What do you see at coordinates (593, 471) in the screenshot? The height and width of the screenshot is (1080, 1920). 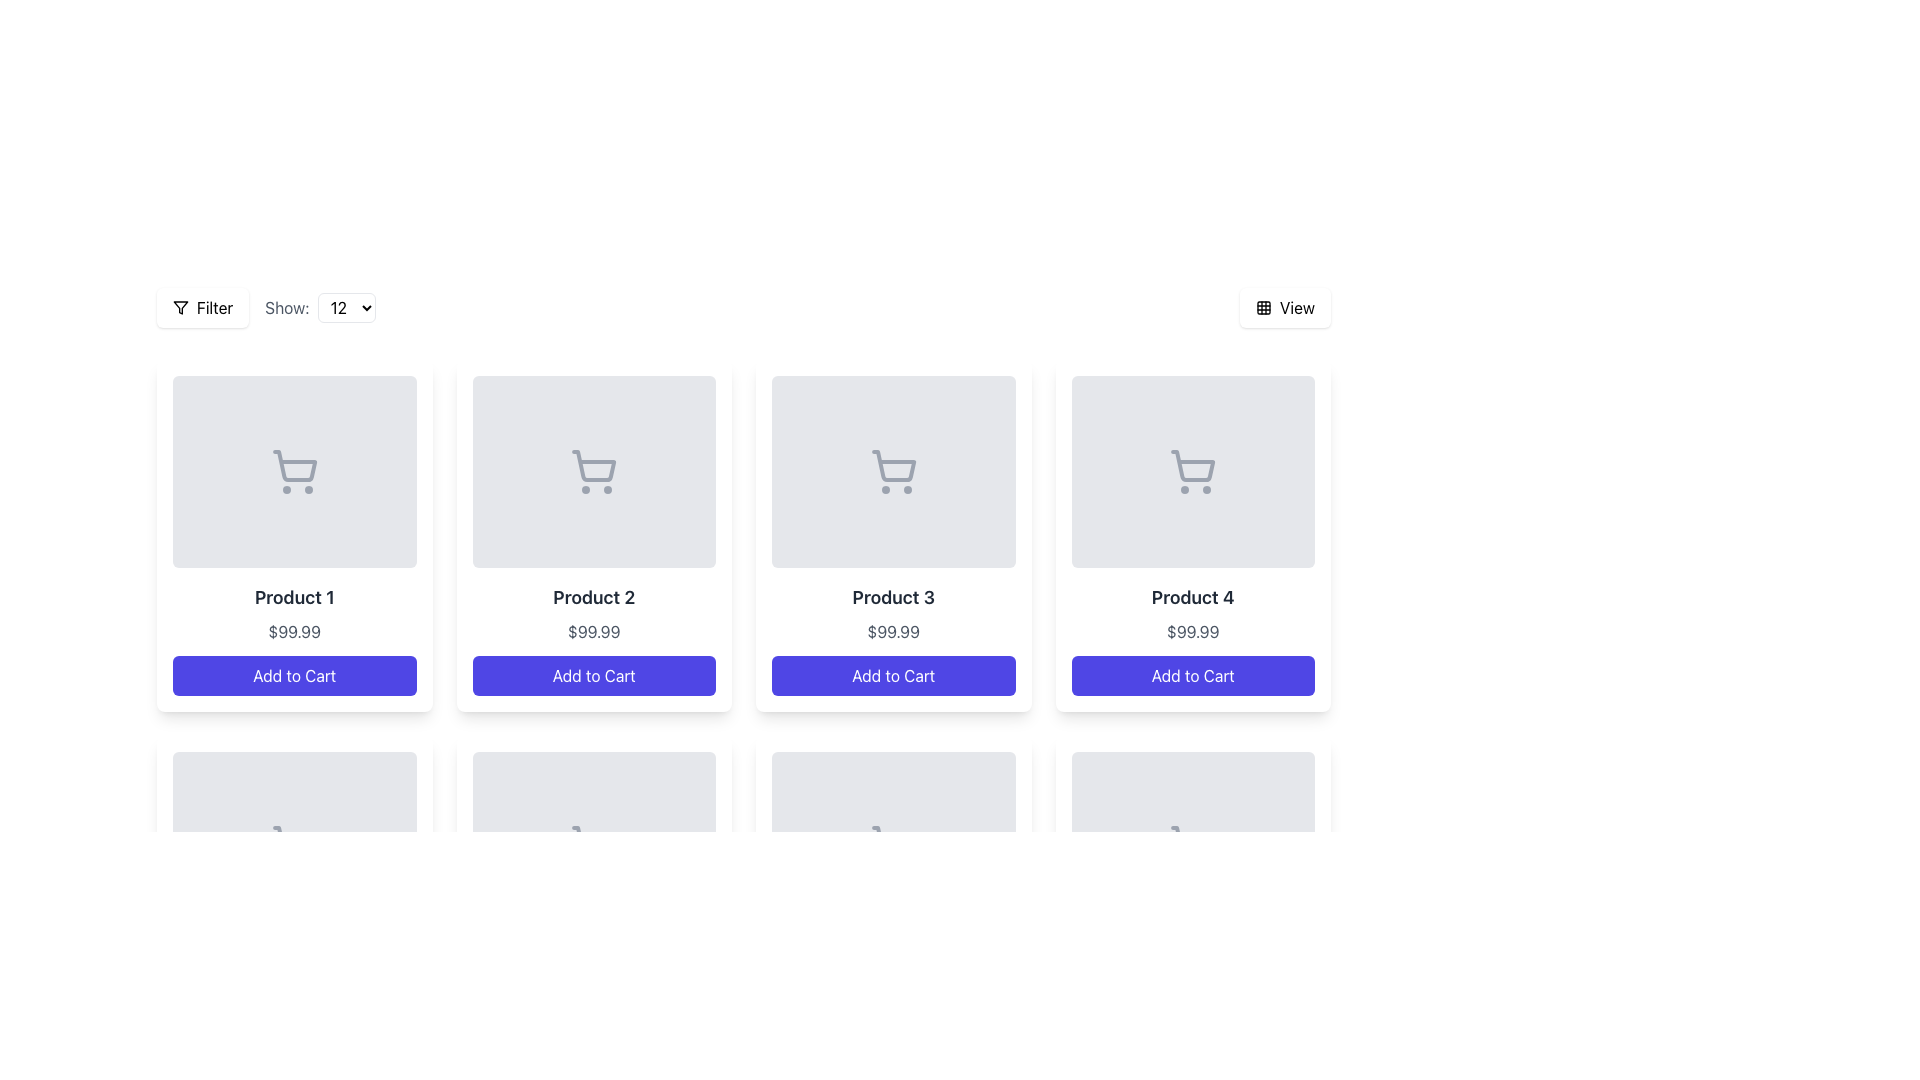 I see `the light gray rectangular box with rounded corners that contains a shopping cart icon, which represents the Decorative placeholder for 'Product 2'` at bounding box center [593, 471].